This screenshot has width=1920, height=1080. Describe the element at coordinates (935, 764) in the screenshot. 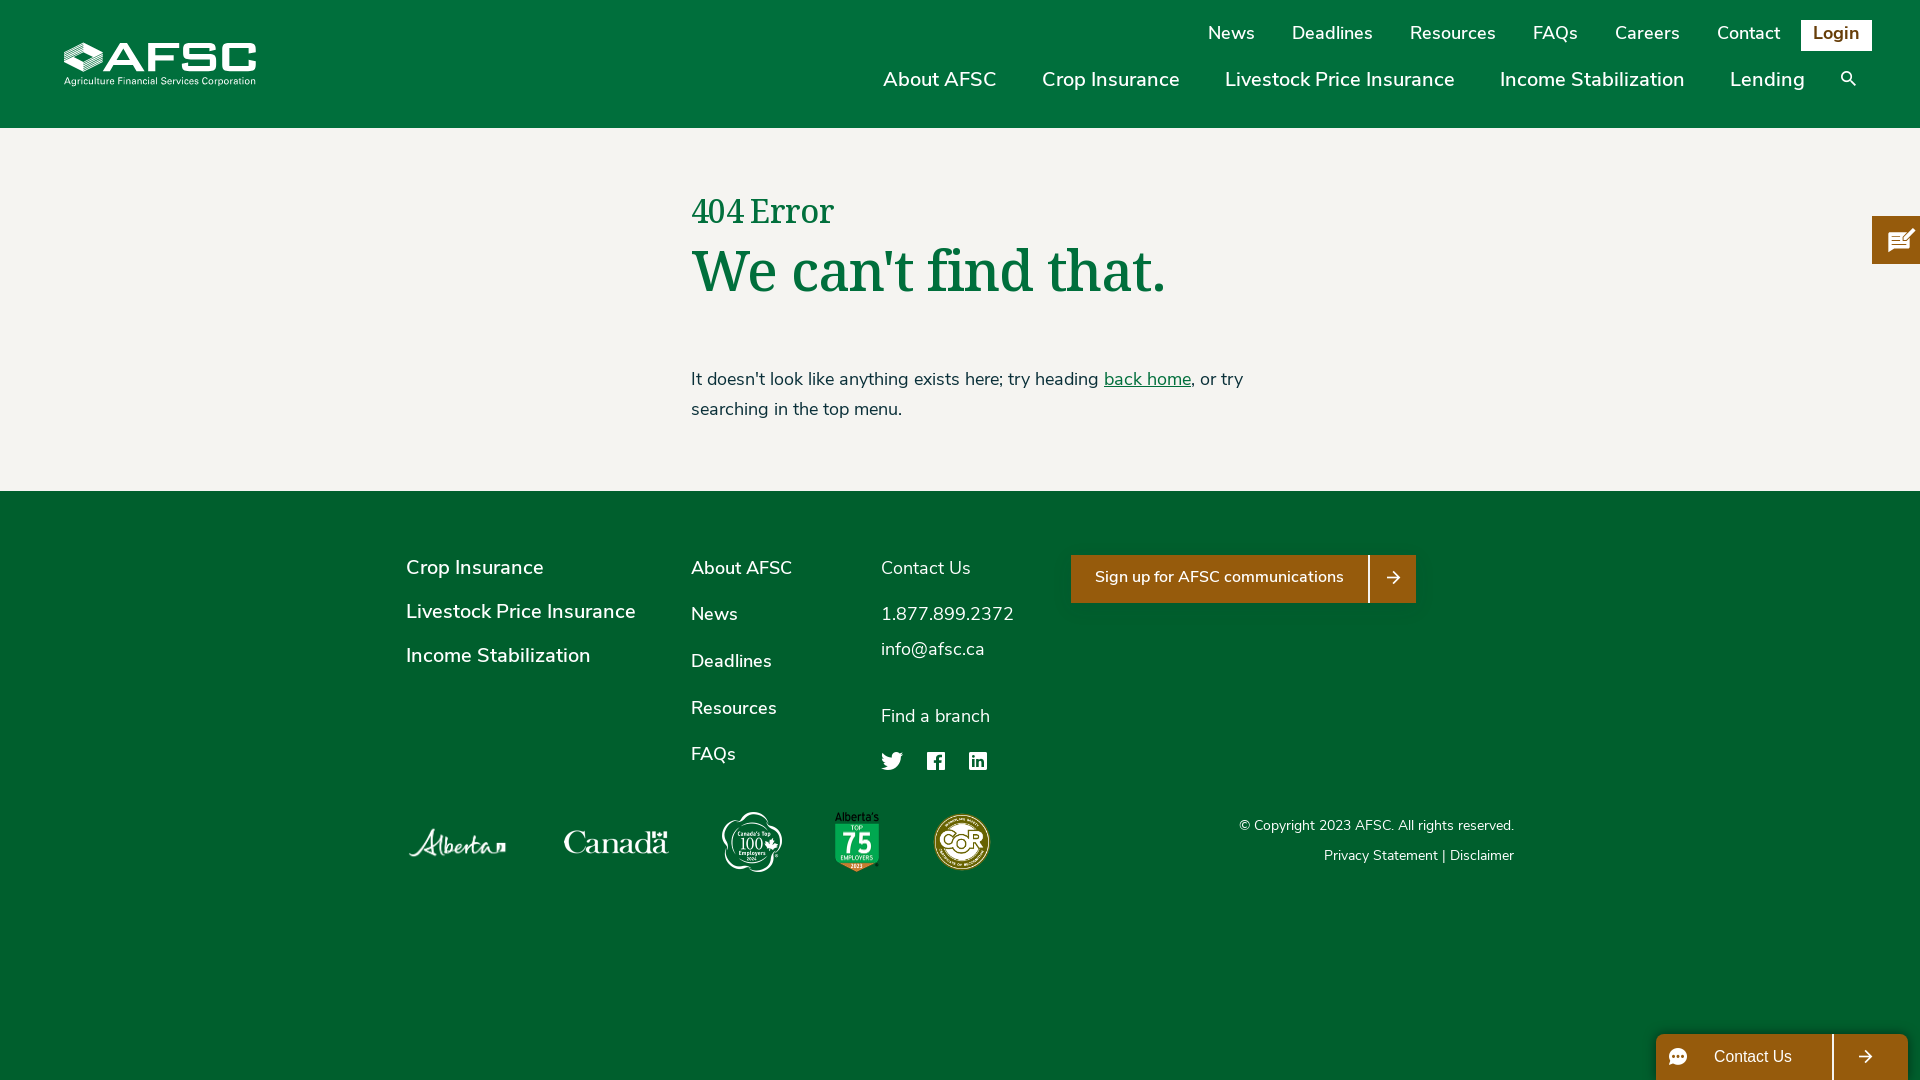

I see `'Agriculture Financial Services Corporation on Facebook'` at that location.